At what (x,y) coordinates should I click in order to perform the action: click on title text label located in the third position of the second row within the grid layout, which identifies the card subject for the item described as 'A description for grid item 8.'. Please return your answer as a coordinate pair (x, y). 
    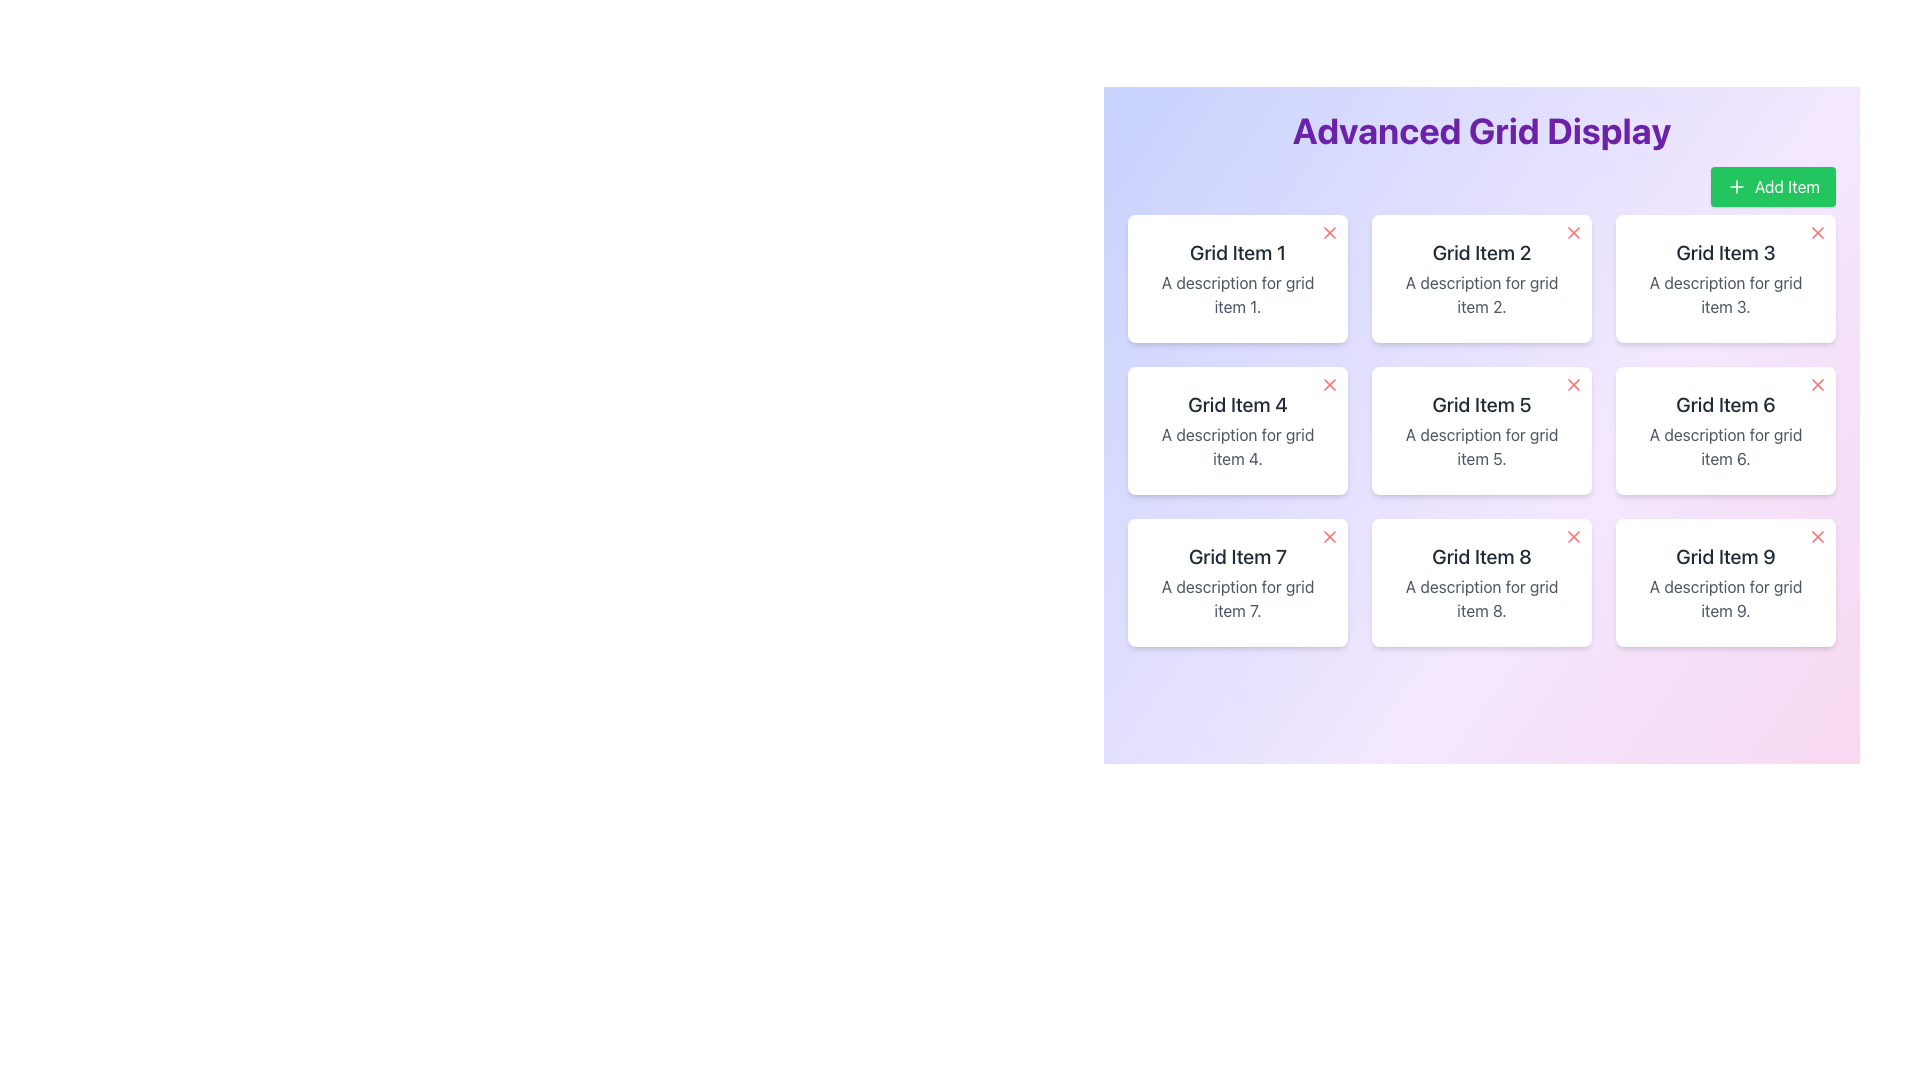
    Looking at the image, I should click on (1482, 556).